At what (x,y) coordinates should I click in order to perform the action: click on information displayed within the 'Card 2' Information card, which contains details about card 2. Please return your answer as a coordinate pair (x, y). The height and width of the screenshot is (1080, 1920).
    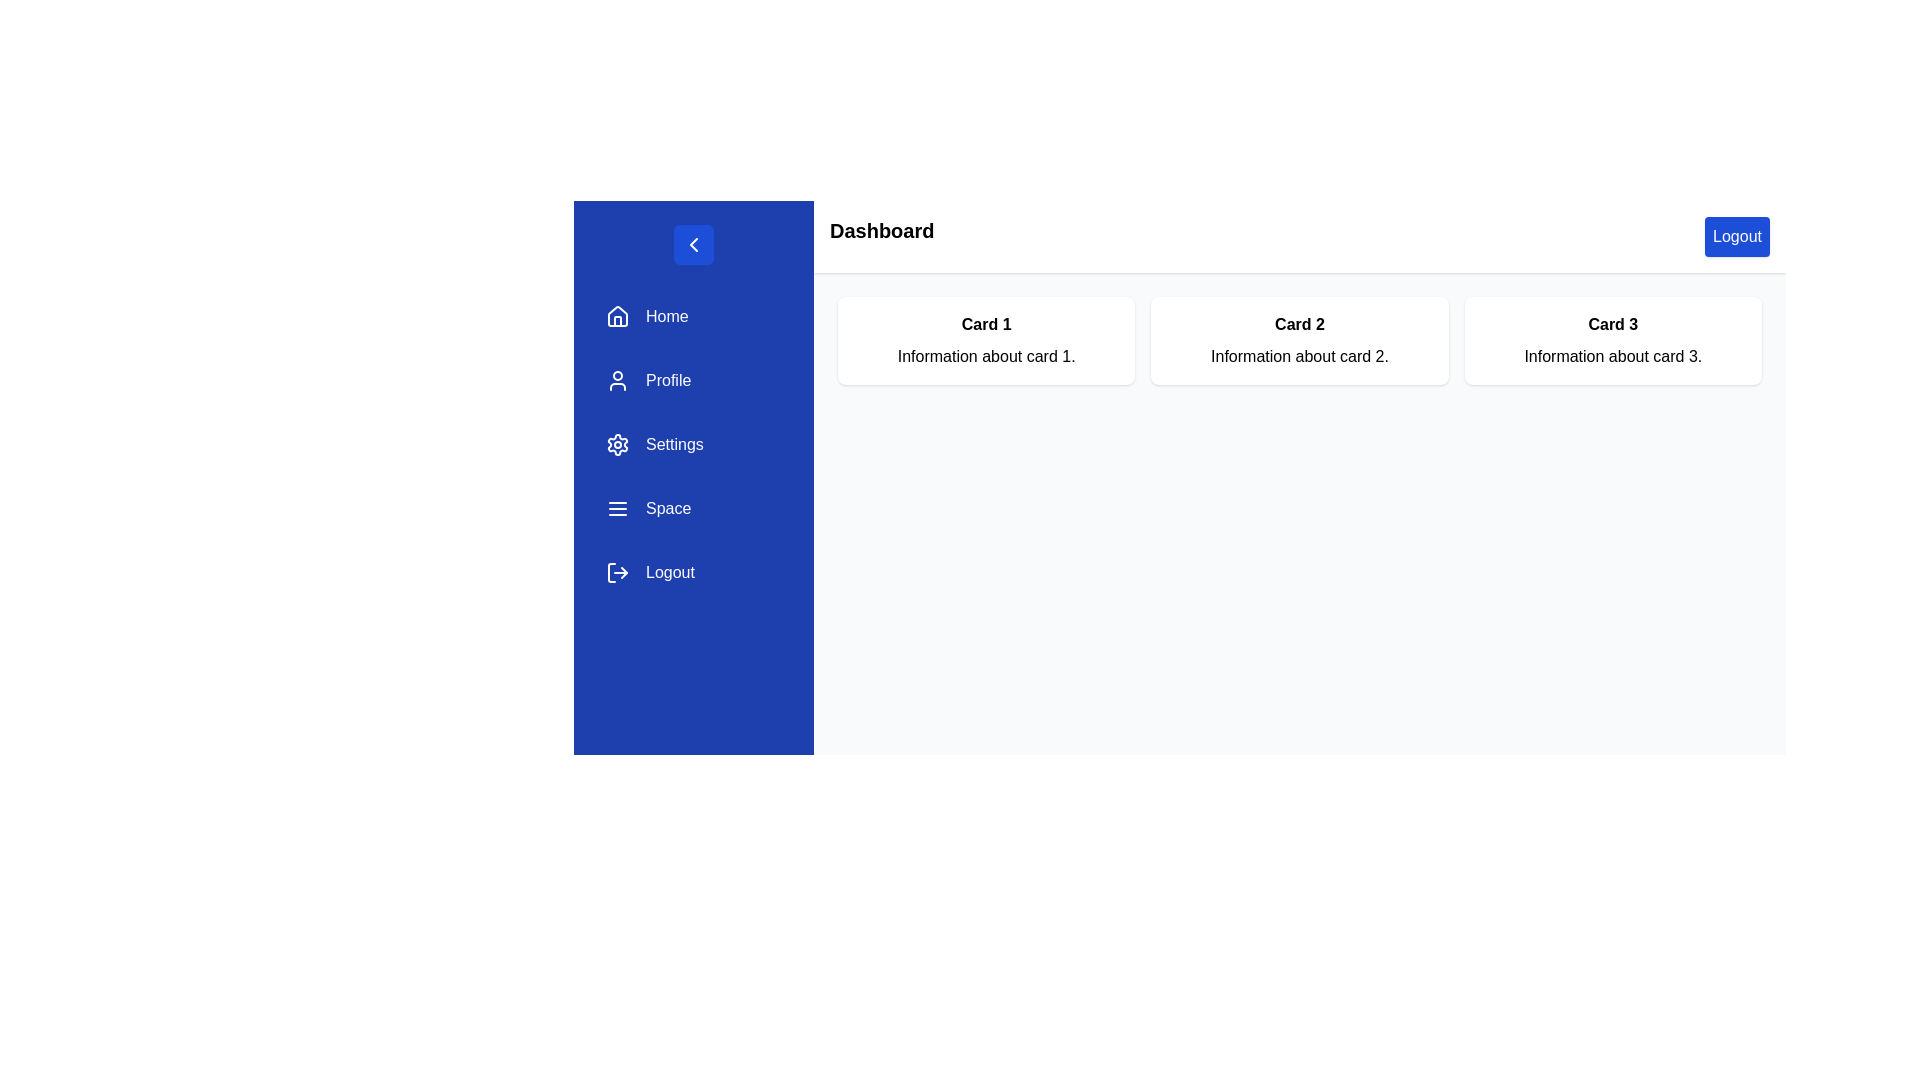
    Looking at the image, I should click on (1300, 339).